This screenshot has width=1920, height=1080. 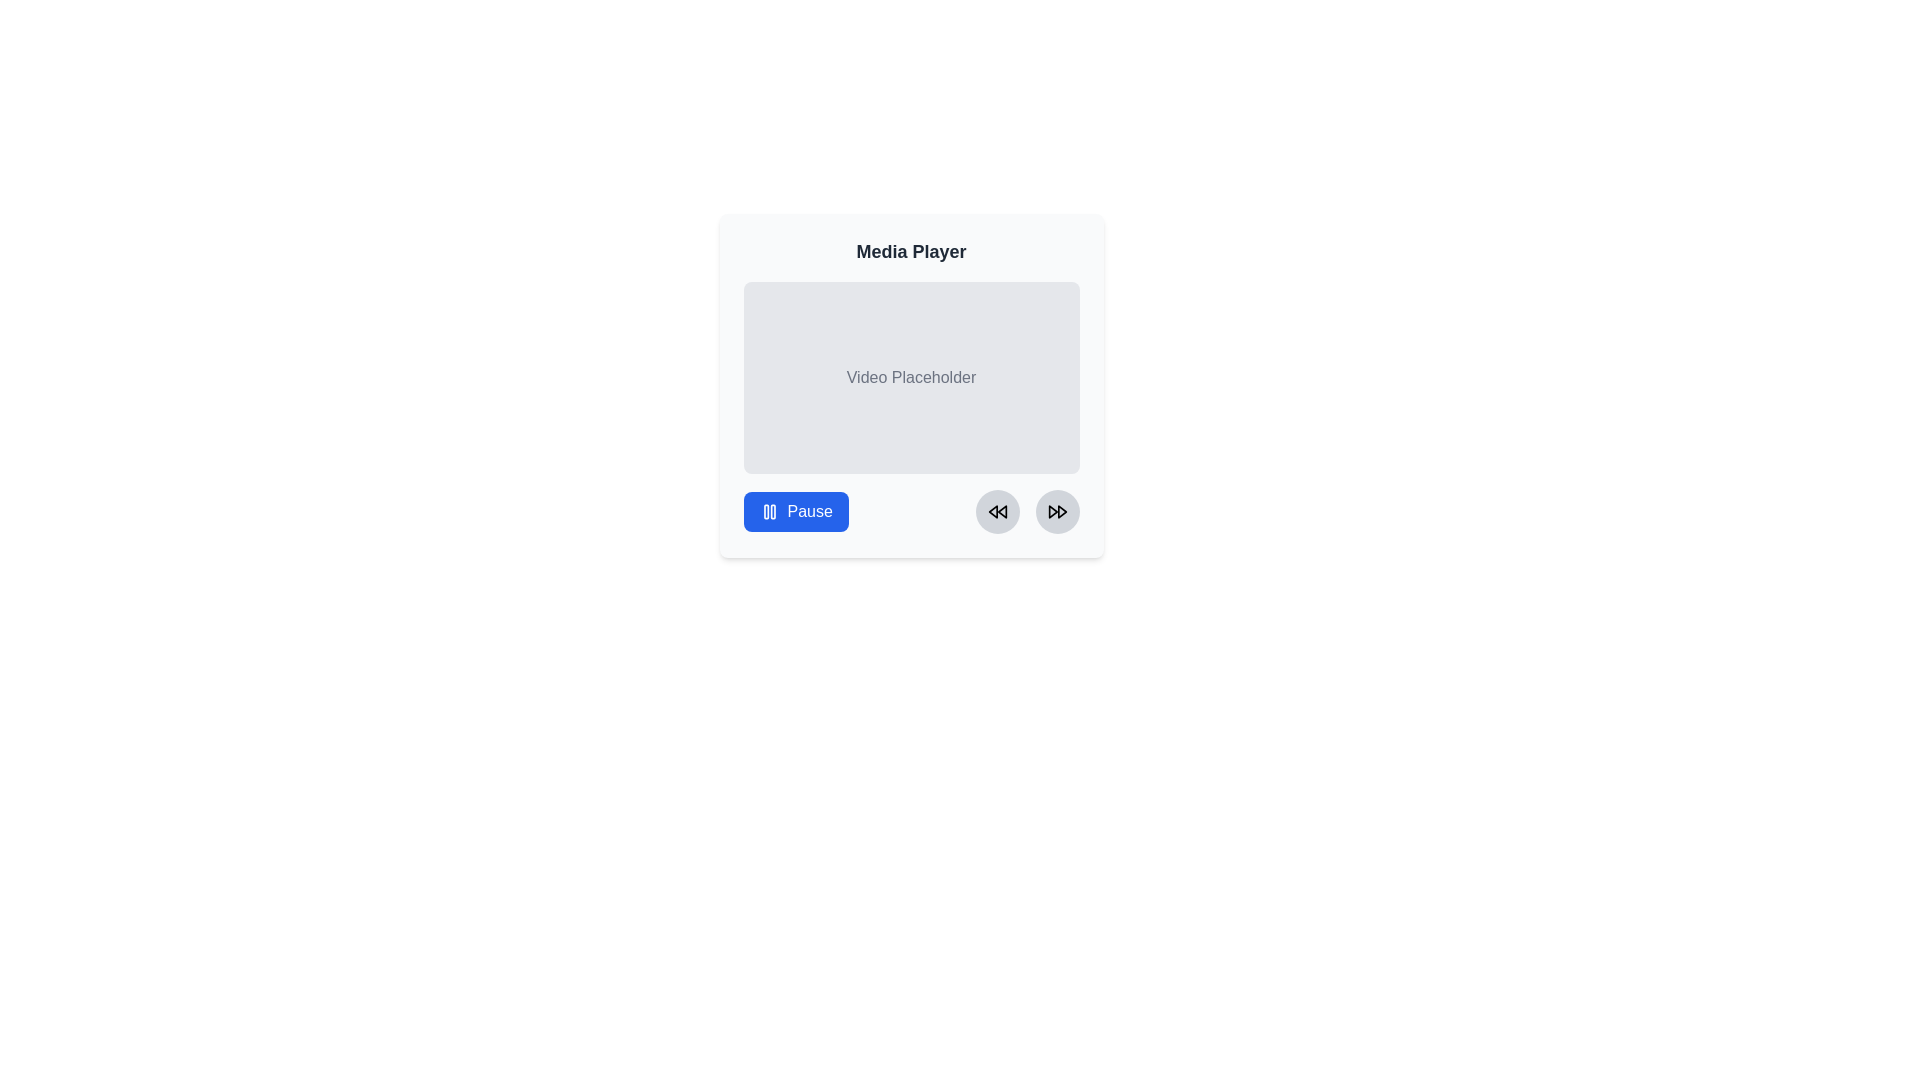 What do you see at coordinates (997, 511) in the screenshot?
I see `the circular rewind button with a light gray background and a double-arrow symbol pointing left, located at the bottom center of the media player interface` at bounding box center [997, 511].